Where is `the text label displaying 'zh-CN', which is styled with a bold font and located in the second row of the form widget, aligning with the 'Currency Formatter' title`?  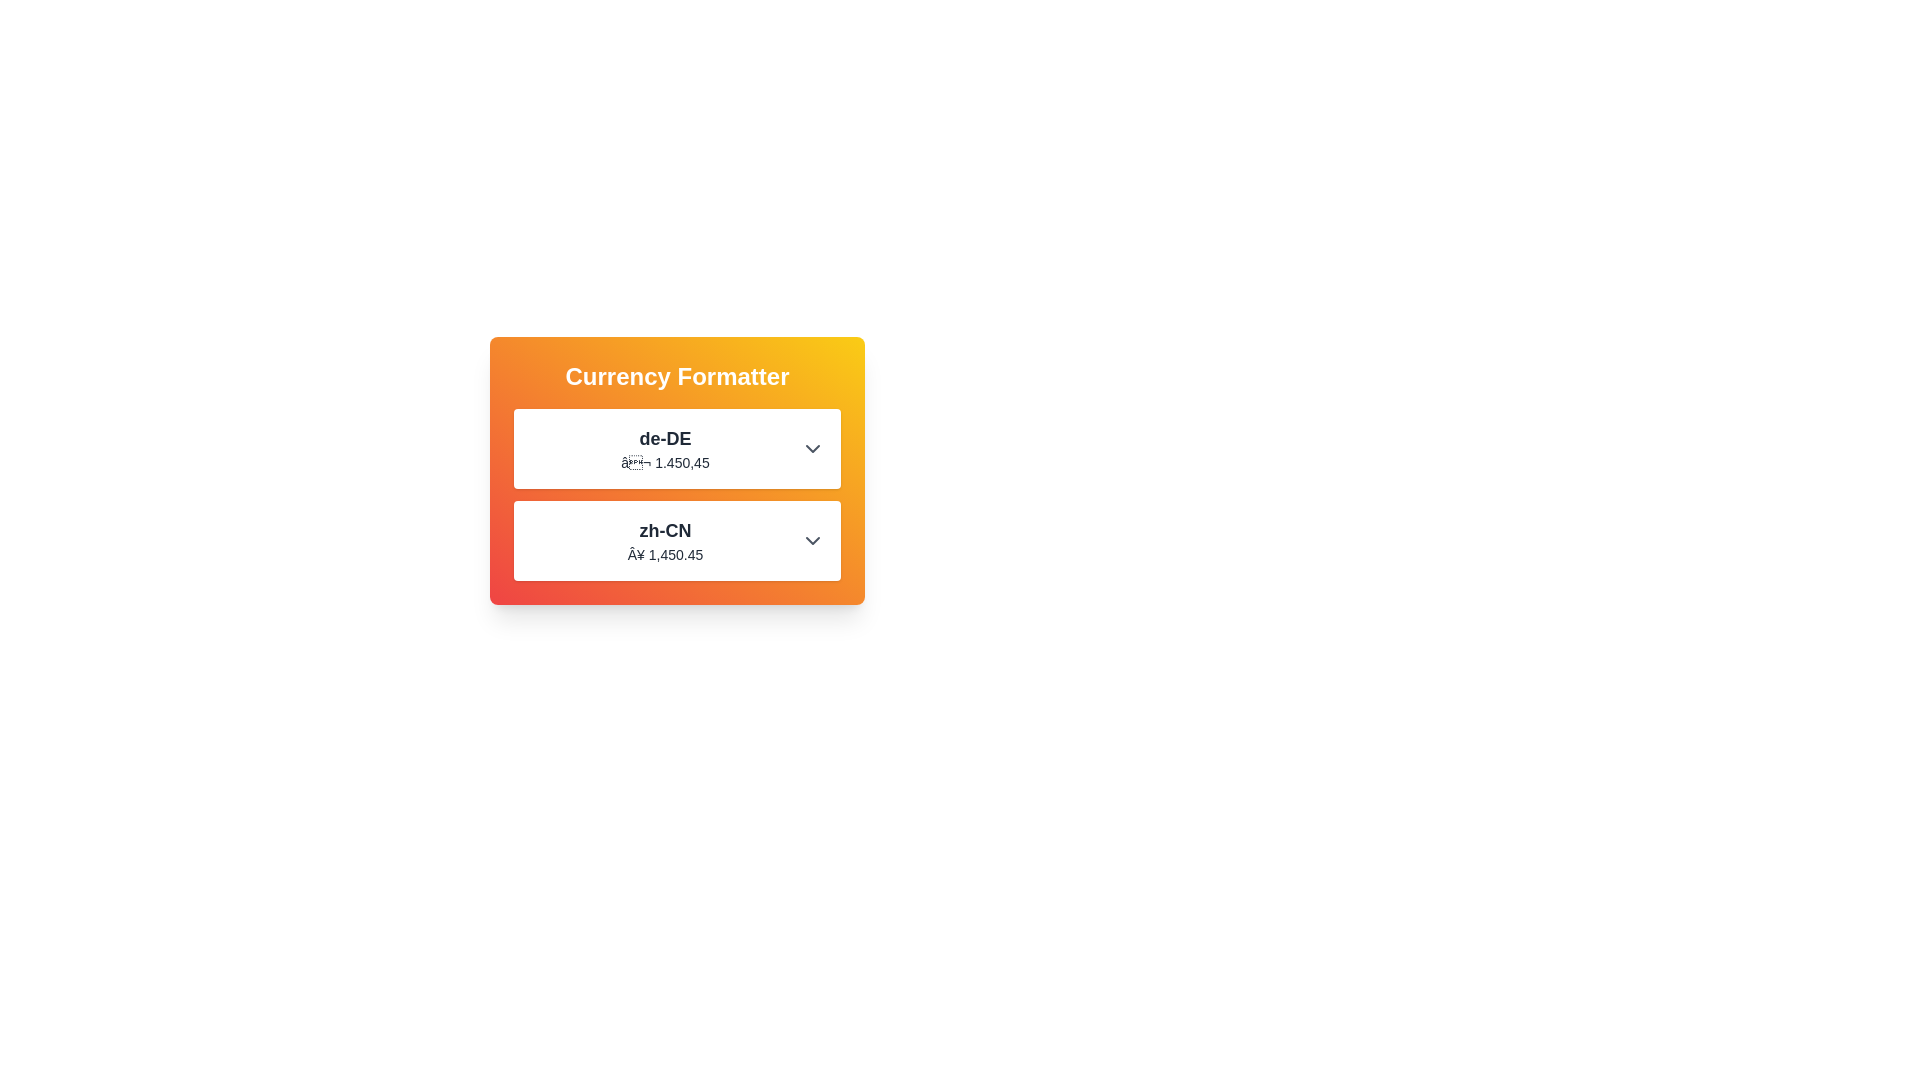
the text label displaying 'zh-CN', which is styled with a bold font and located in the second row of the form widget, aligning with the 'Currency Formatter' title is located at coordinates (665, 530).